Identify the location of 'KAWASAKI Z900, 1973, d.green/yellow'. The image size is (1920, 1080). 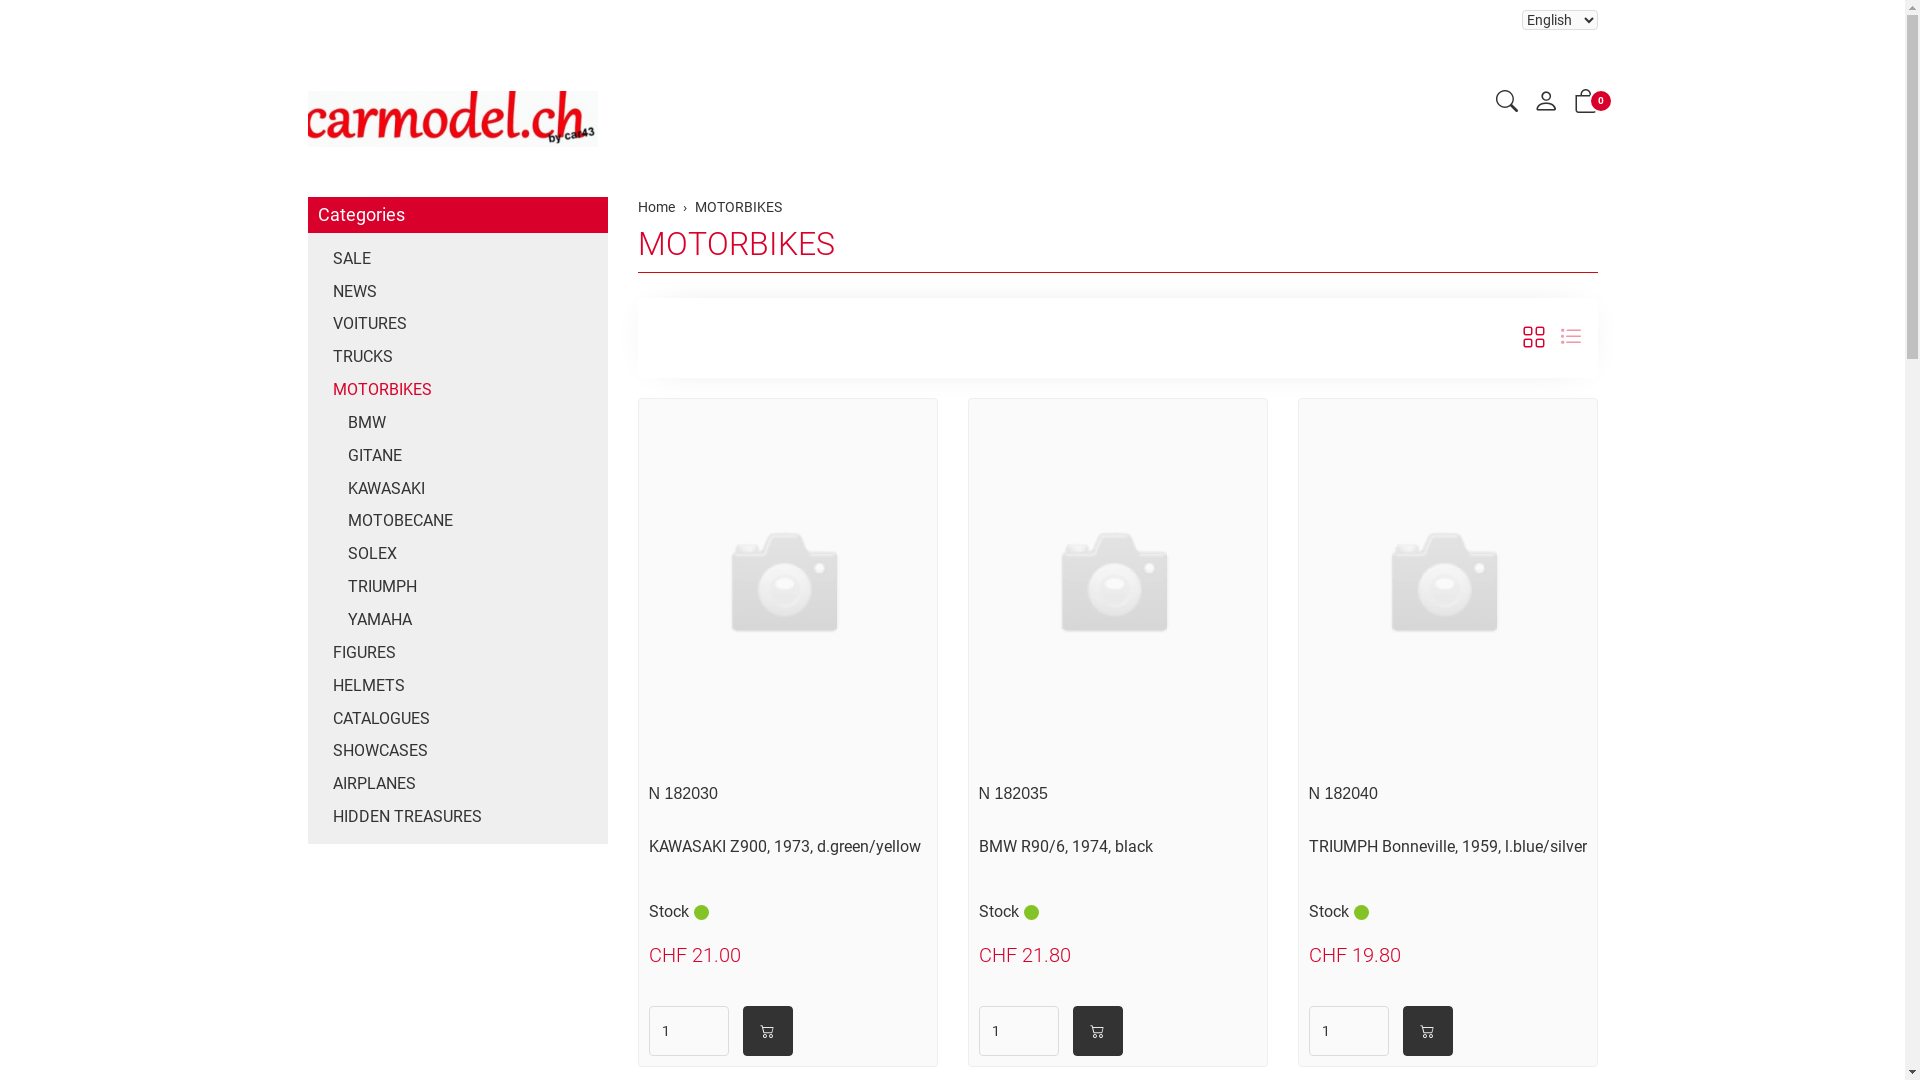
(782, 846).